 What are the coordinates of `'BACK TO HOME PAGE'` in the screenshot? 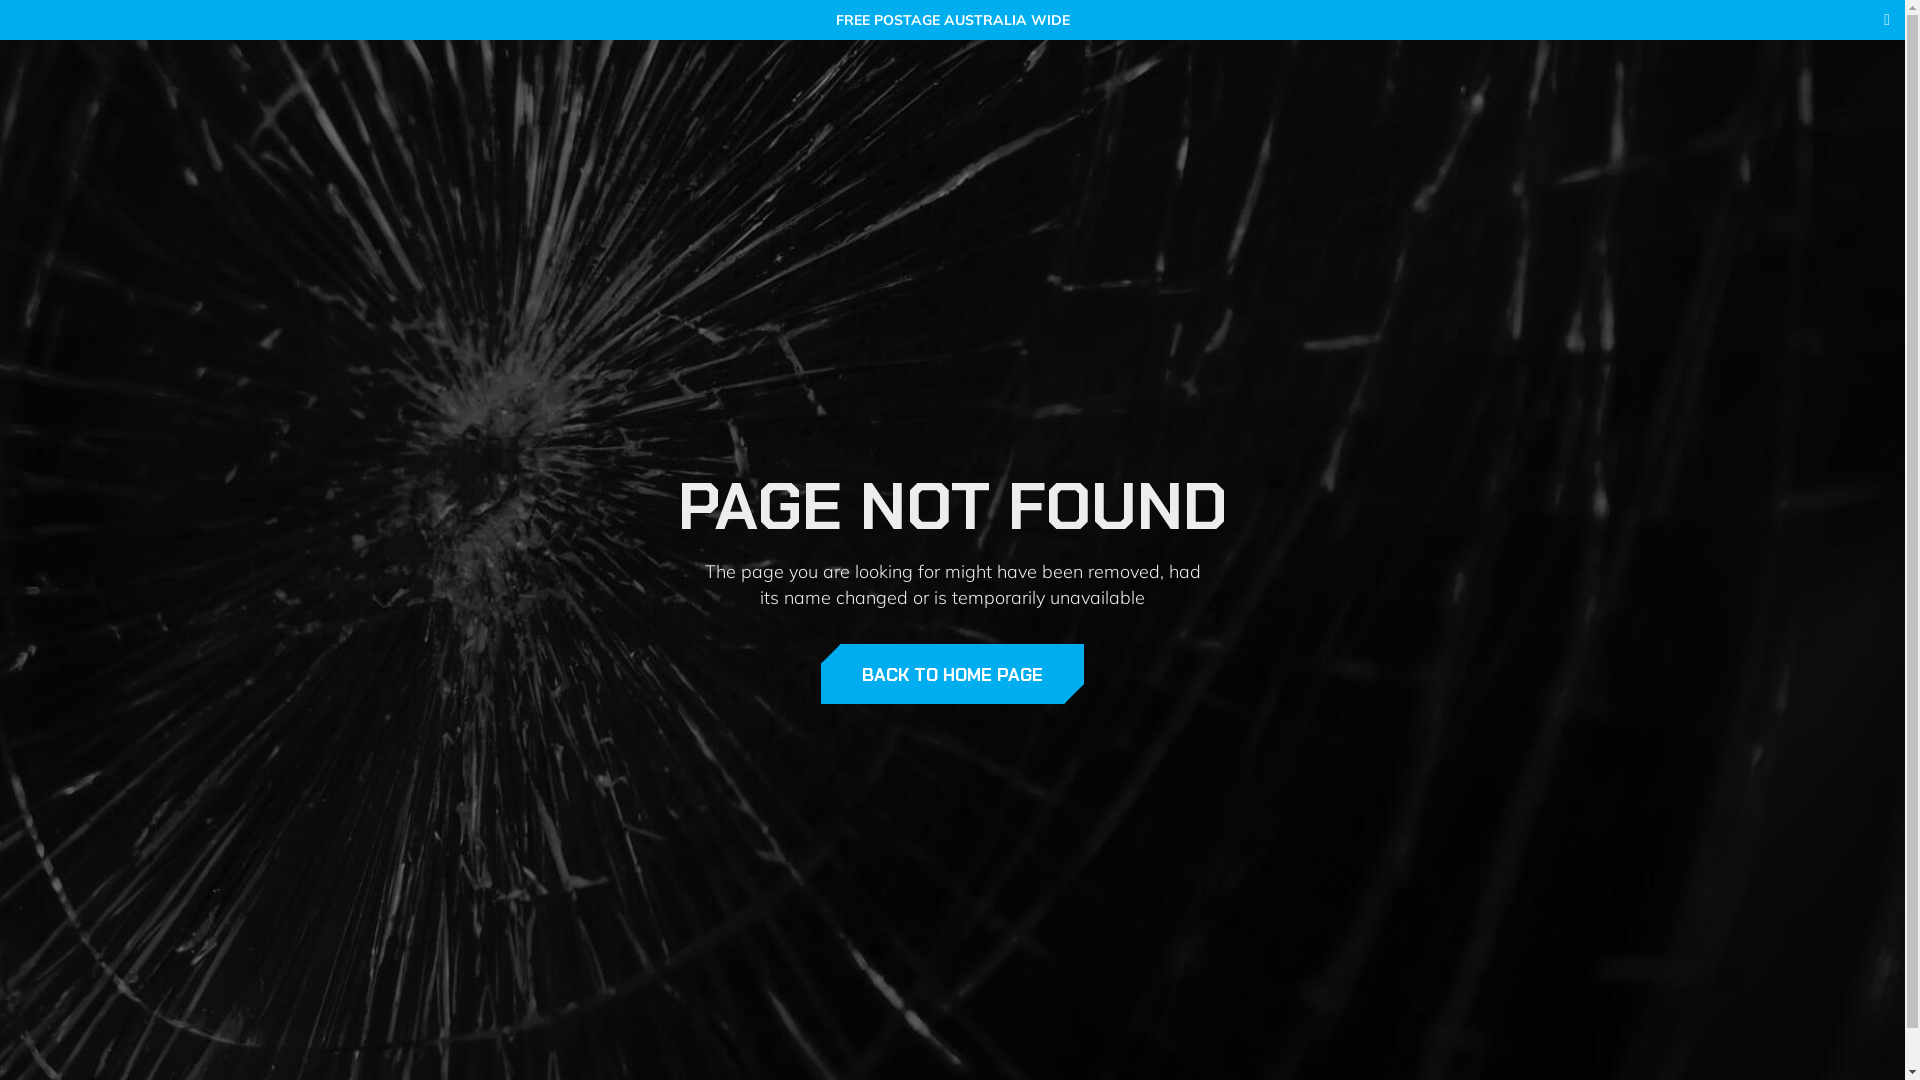 It's located at (820, 674).